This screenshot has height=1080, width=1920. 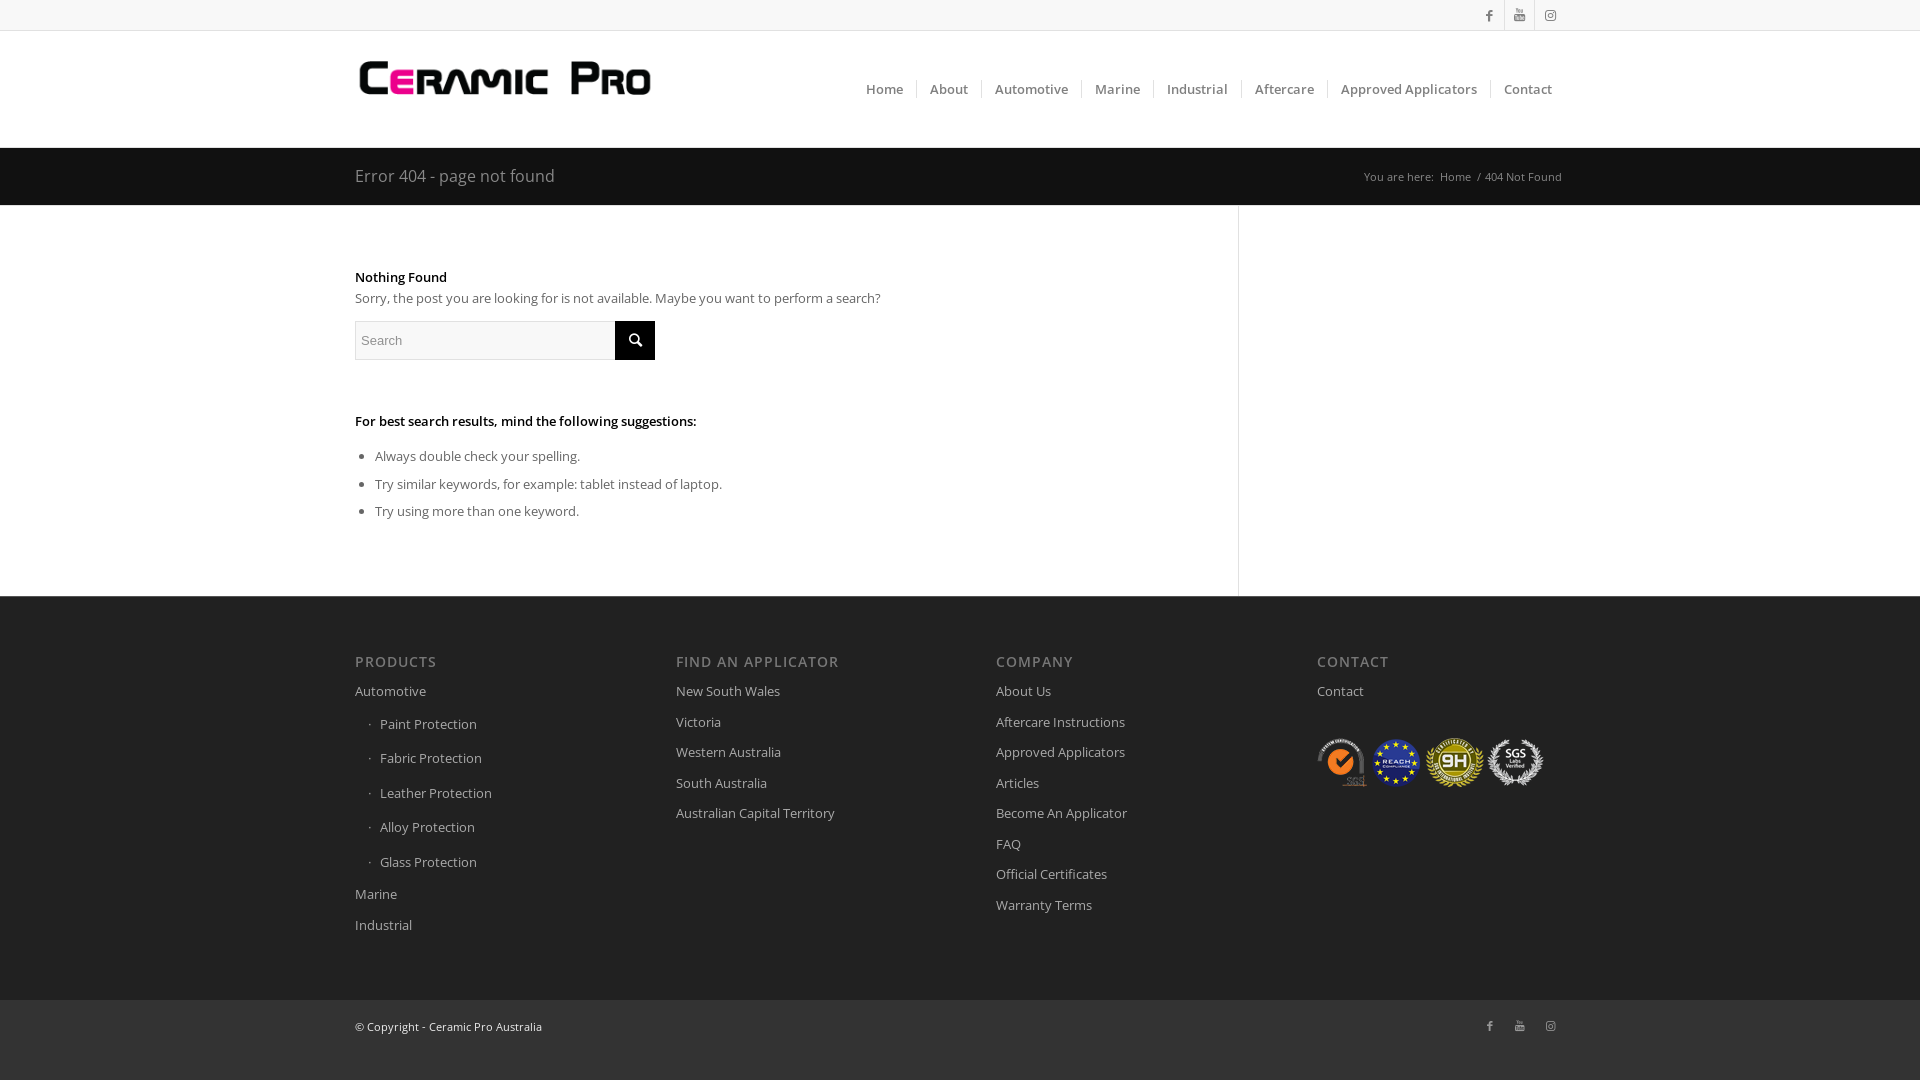 What do you see at coordinates (947, 87) in the screenshot?
I see `'About'` at bounding box center [947, 87].